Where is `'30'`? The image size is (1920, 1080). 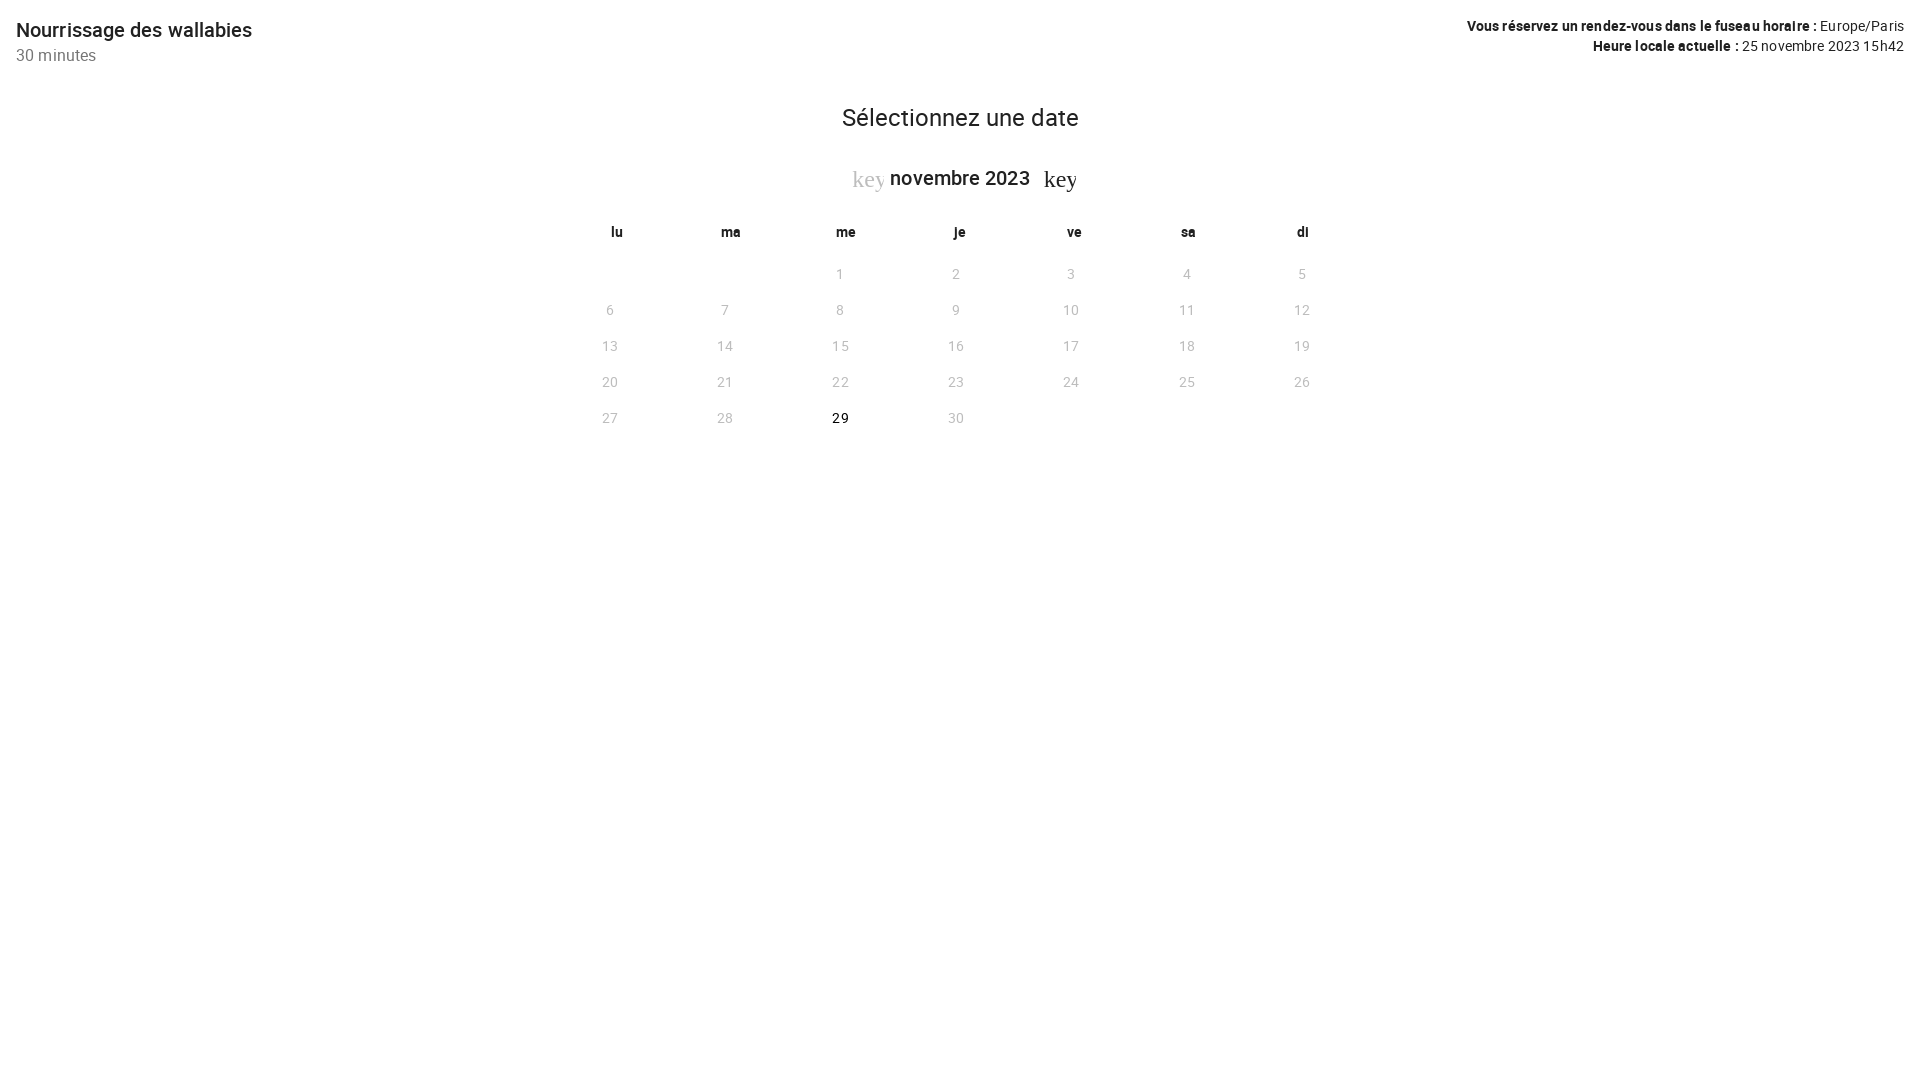
'30' is located at coordinates (954, 416).